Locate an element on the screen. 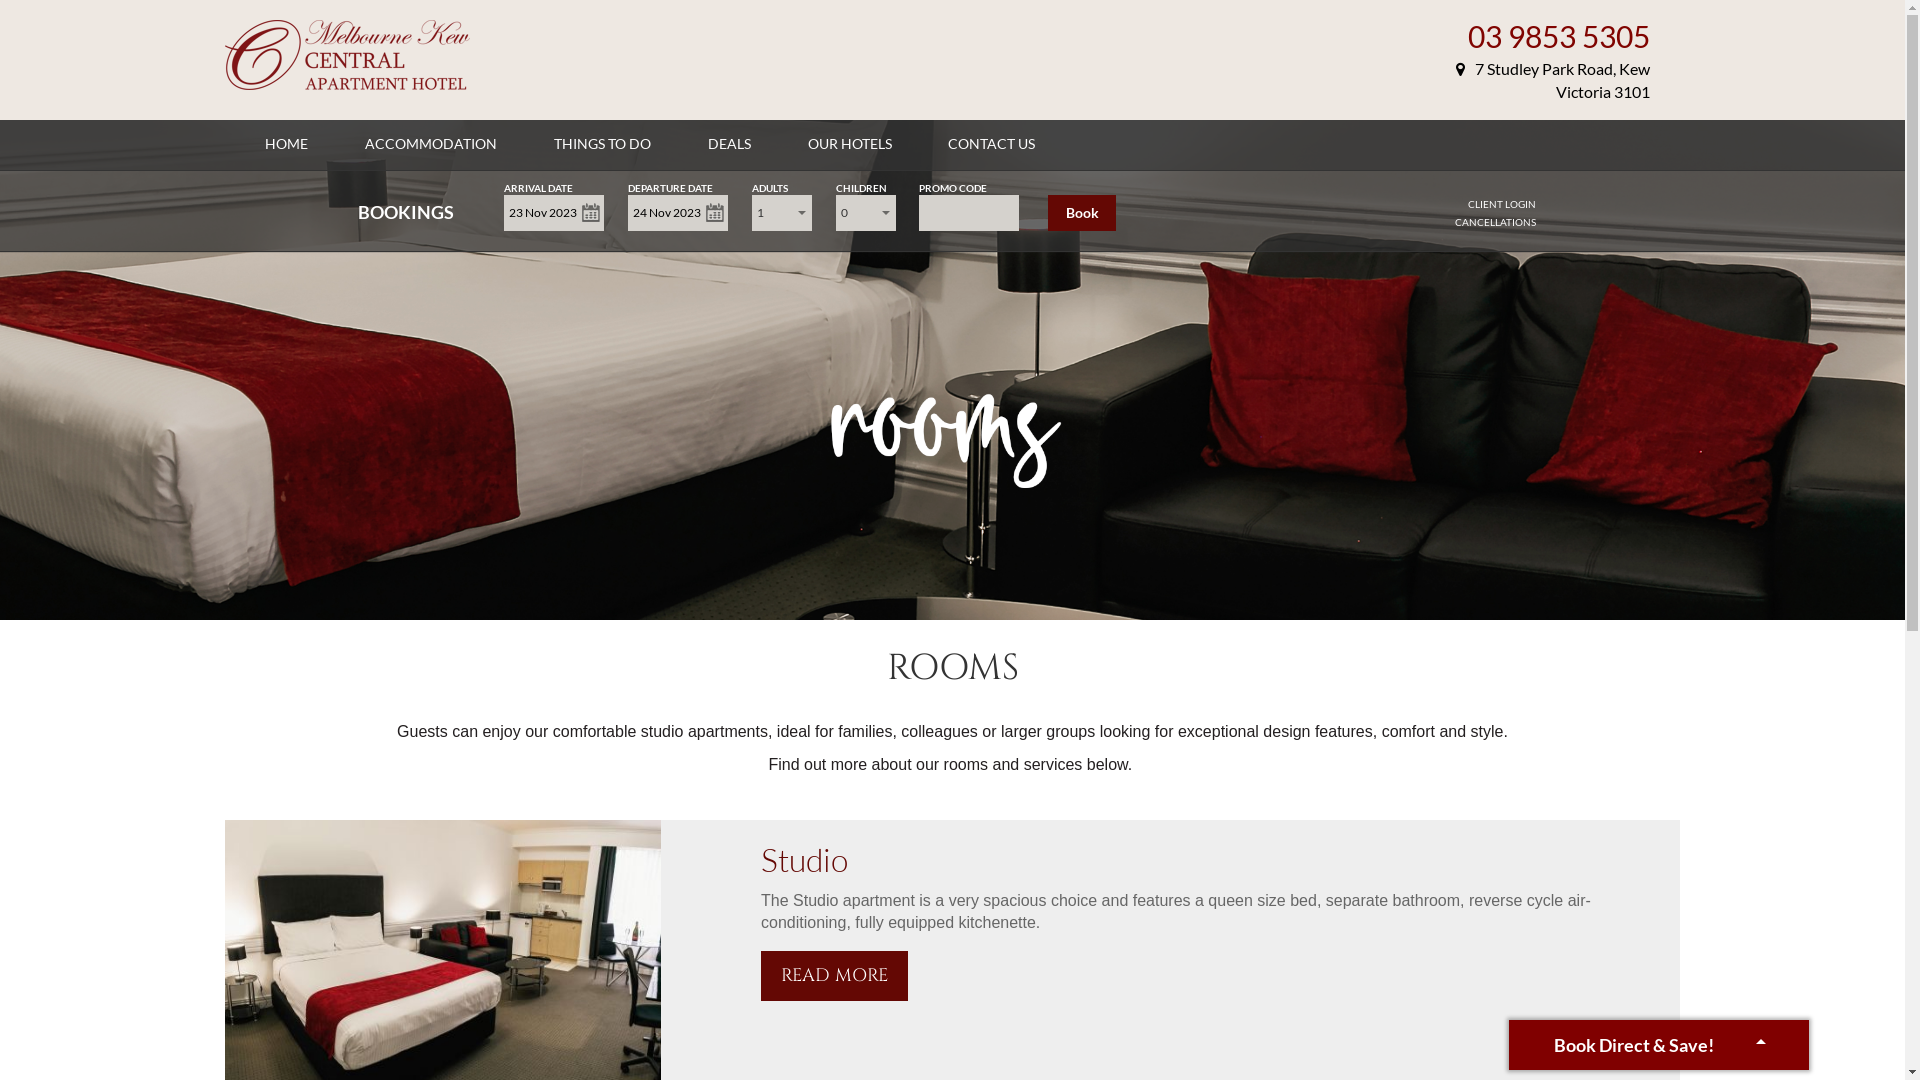  'CLIENT LOGIN' is located at coordinates (1502, 204).